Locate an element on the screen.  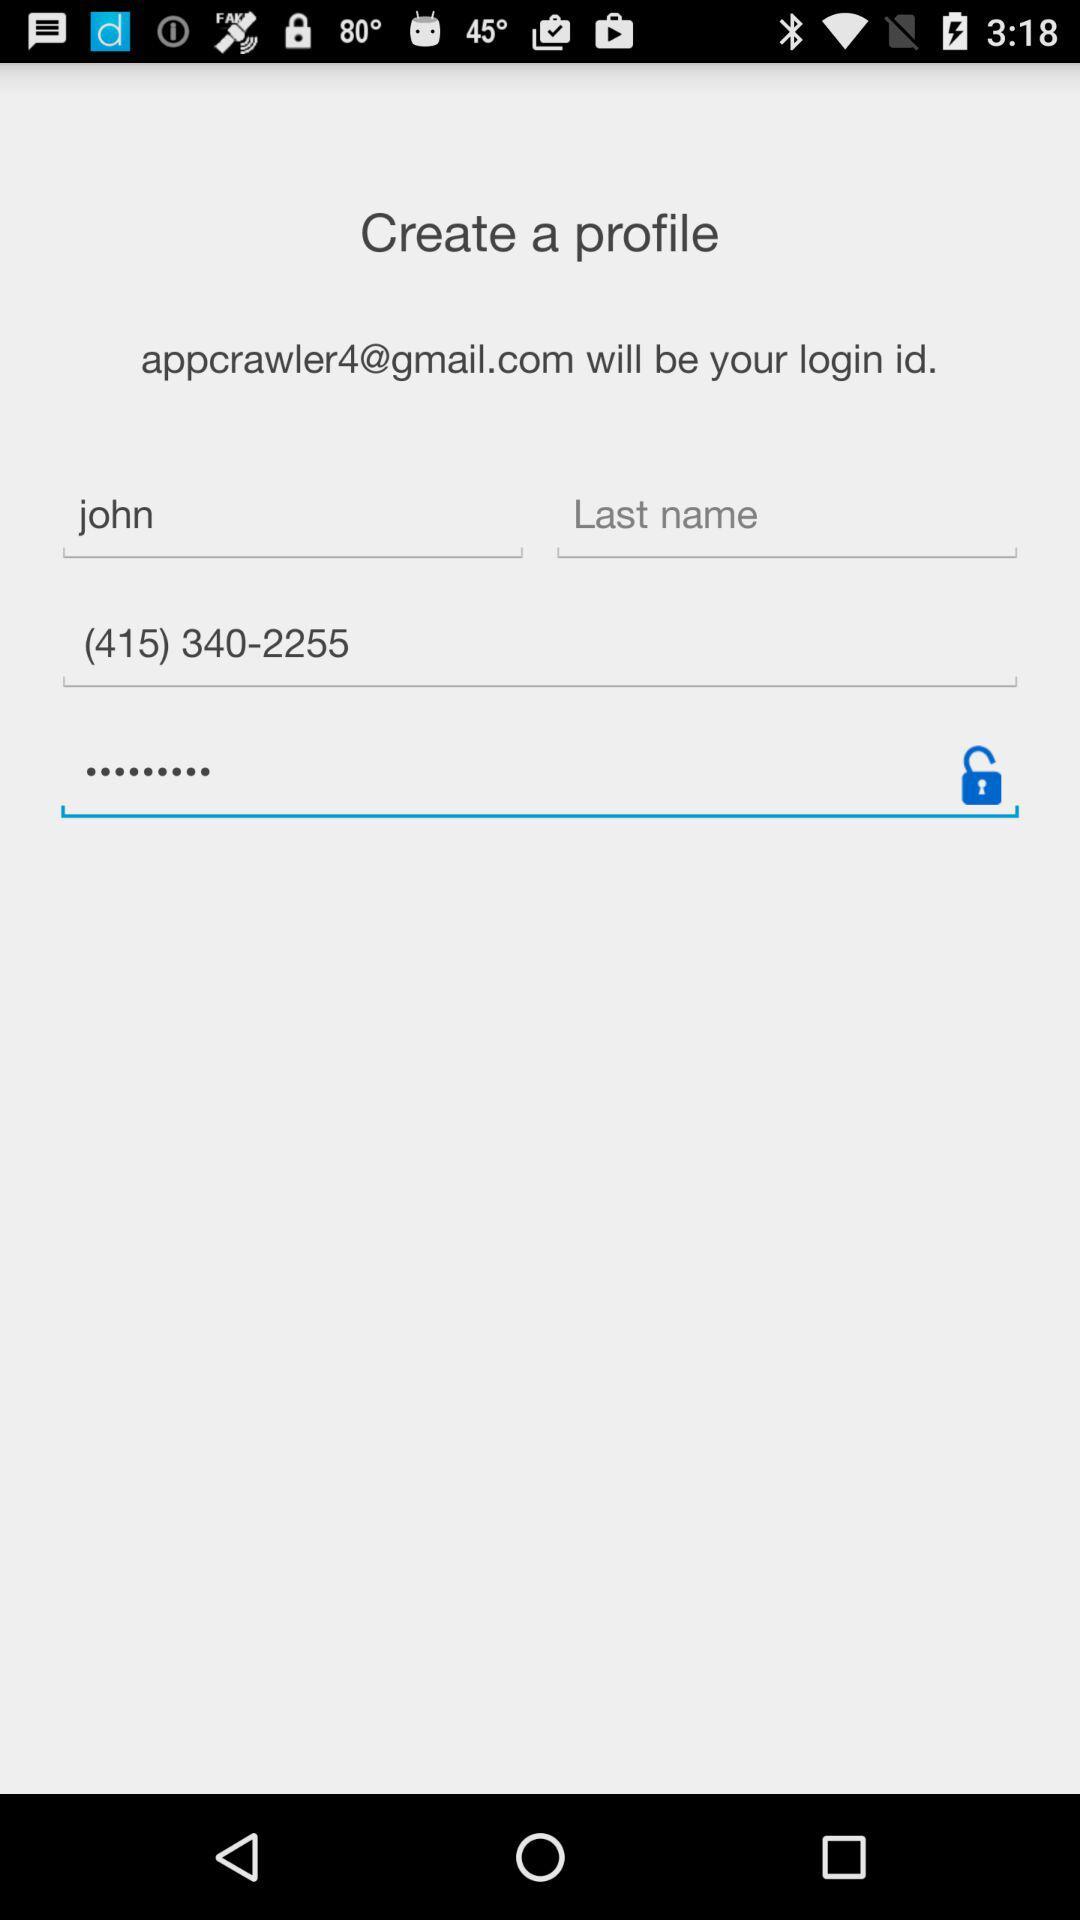
the item below the (415) 340-2255 is located at coordinates (980, 774).